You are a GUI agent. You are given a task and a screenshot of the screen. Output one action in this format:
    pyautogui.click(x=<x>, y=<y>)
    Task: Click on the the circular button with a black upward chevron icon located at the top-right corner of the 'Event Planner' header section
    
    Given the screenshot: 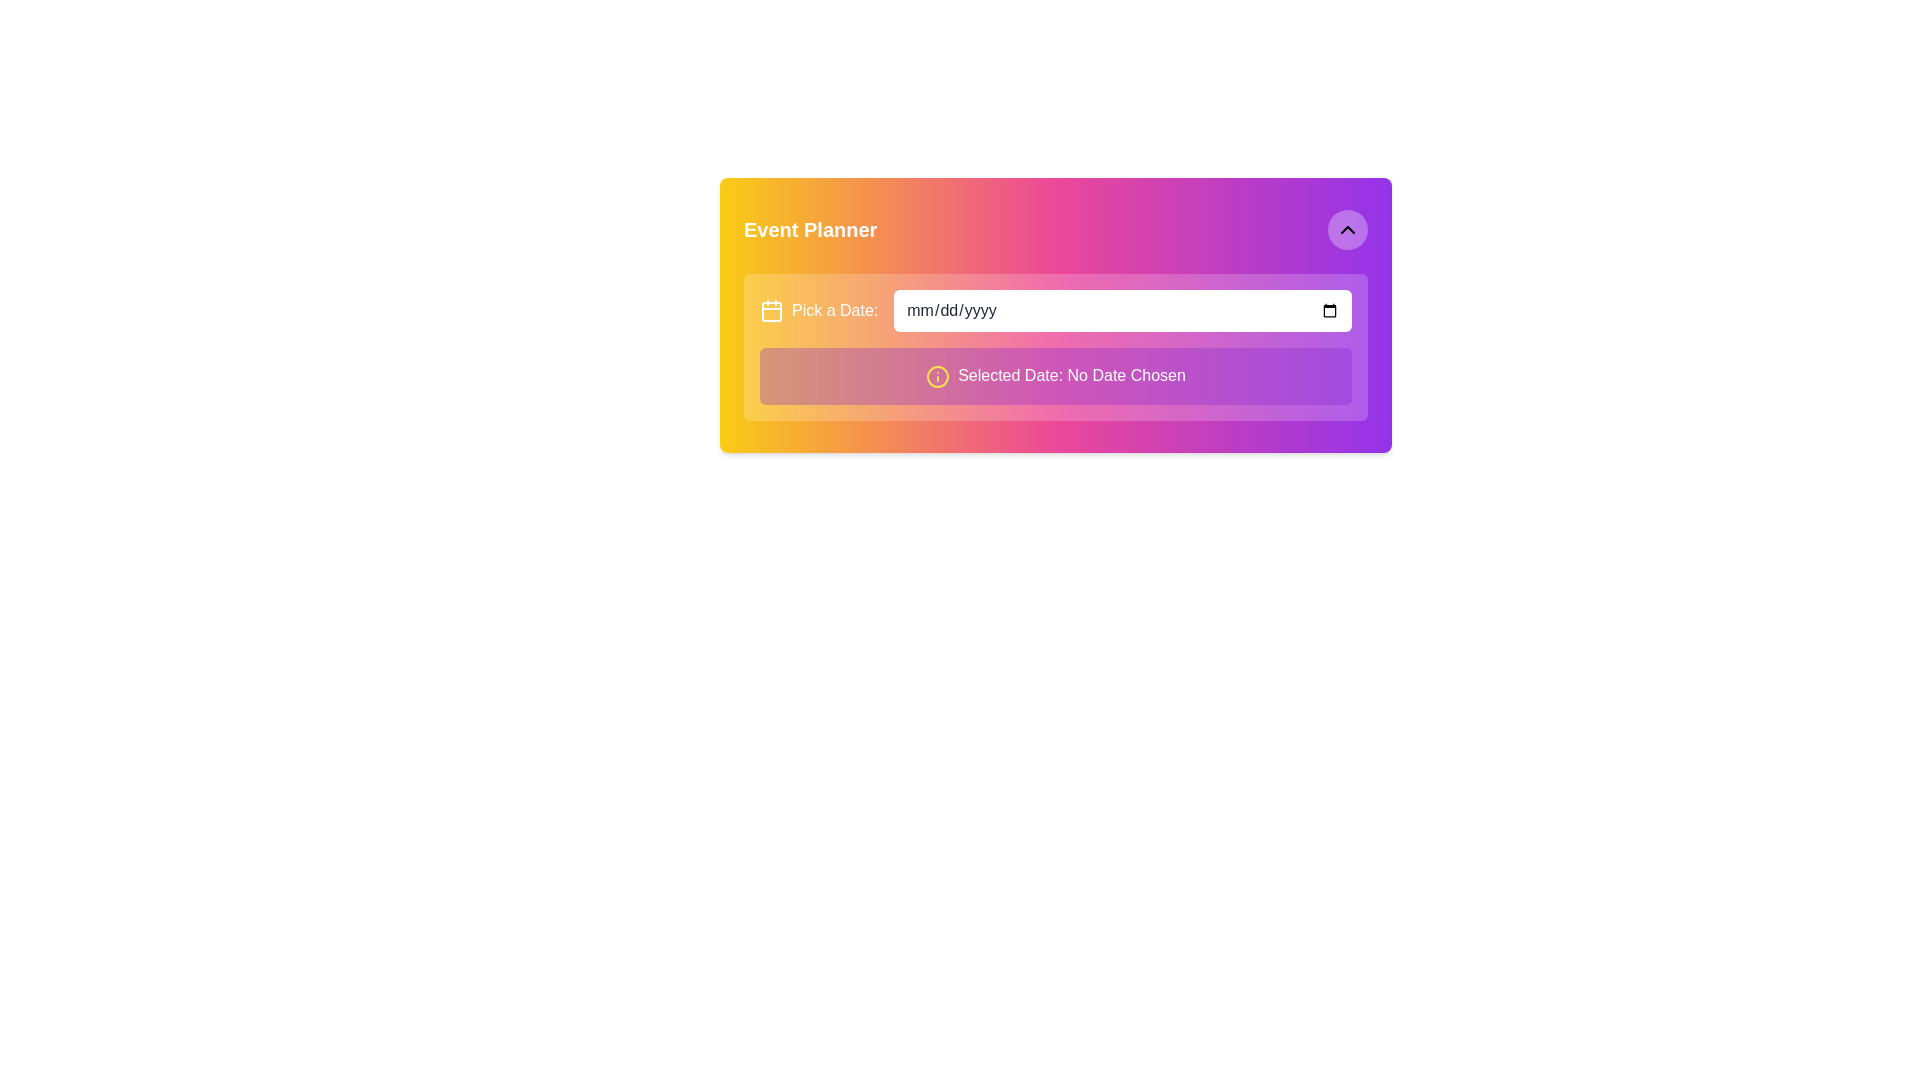 What is the action you would take?
    pyautogui.click(x=1348, y=229)
    